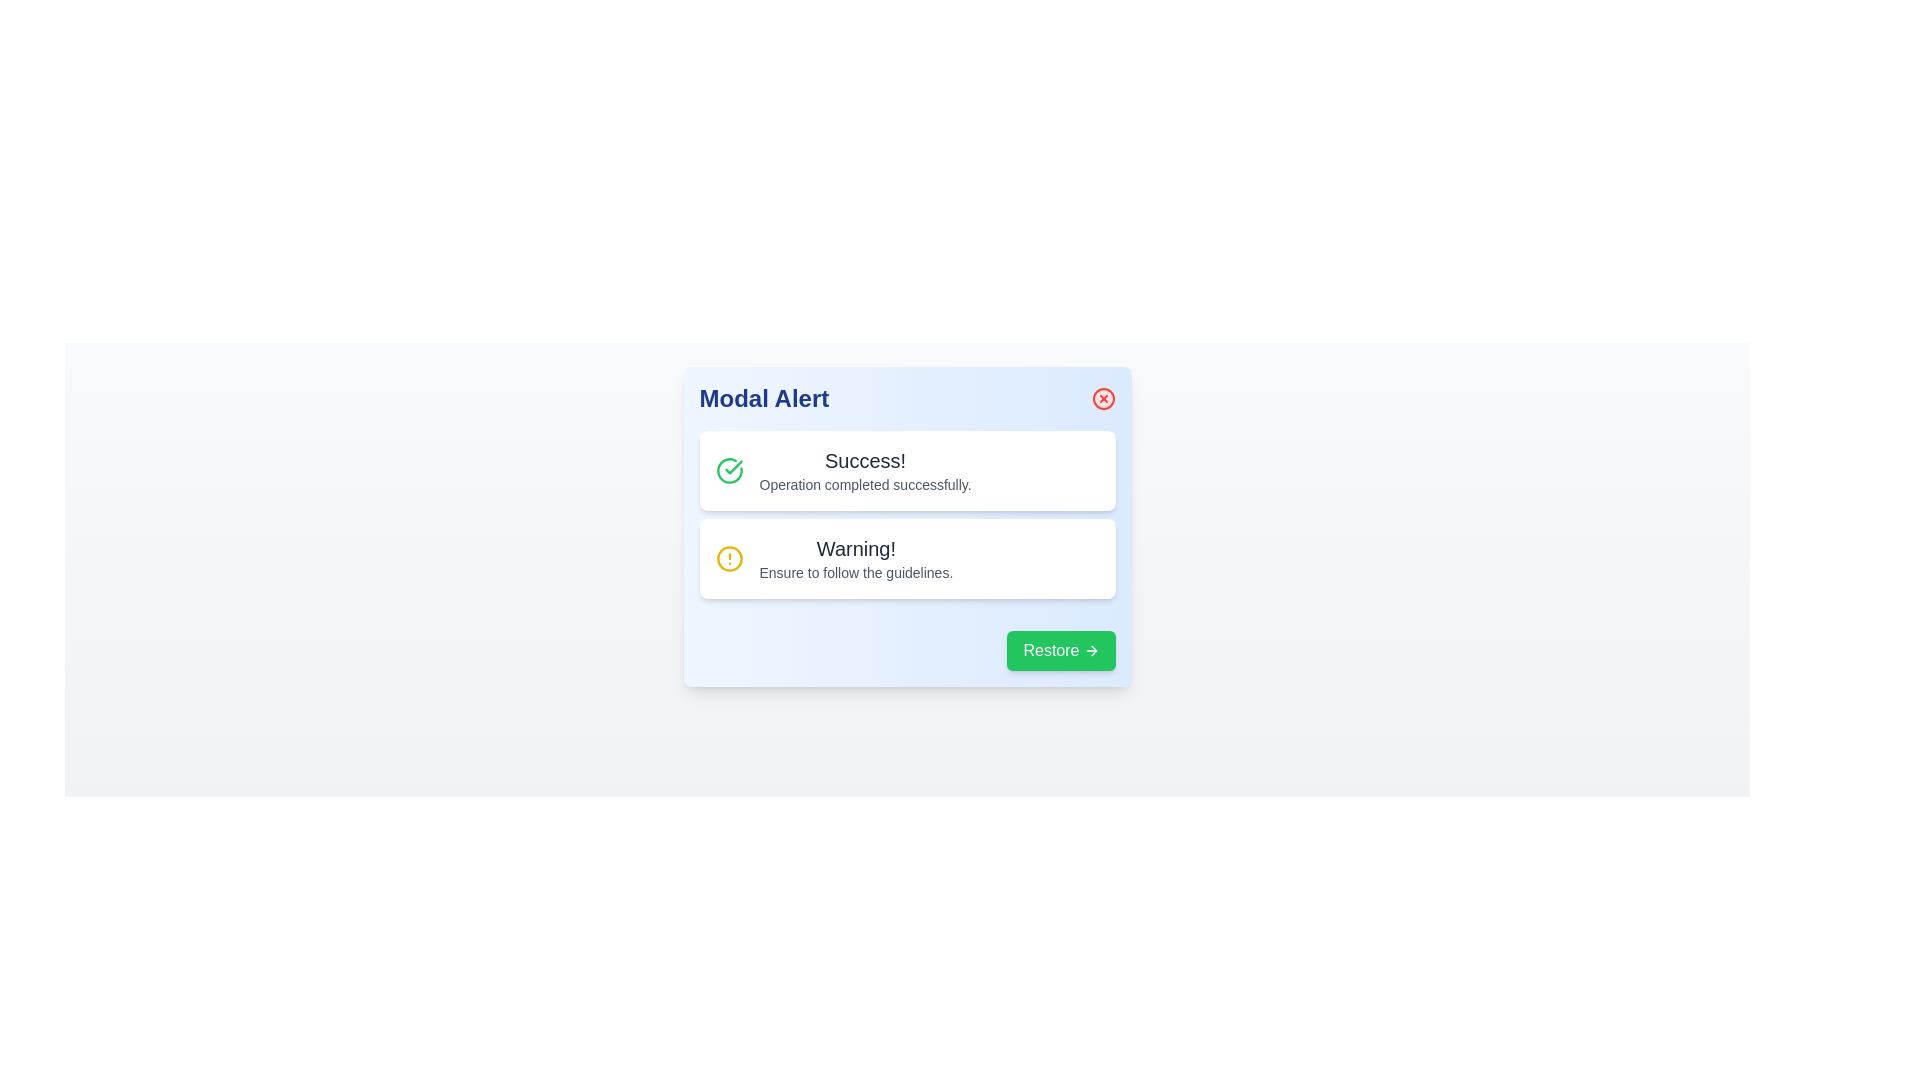 The image size is (1920, 1080). What do you see at coordinates (906, 470) in the screenshot?
I see `the Notification card located below the header 'Modal Alert' and above the 'Warning!' notification in the modal structure` at bounding box center [906, 470].